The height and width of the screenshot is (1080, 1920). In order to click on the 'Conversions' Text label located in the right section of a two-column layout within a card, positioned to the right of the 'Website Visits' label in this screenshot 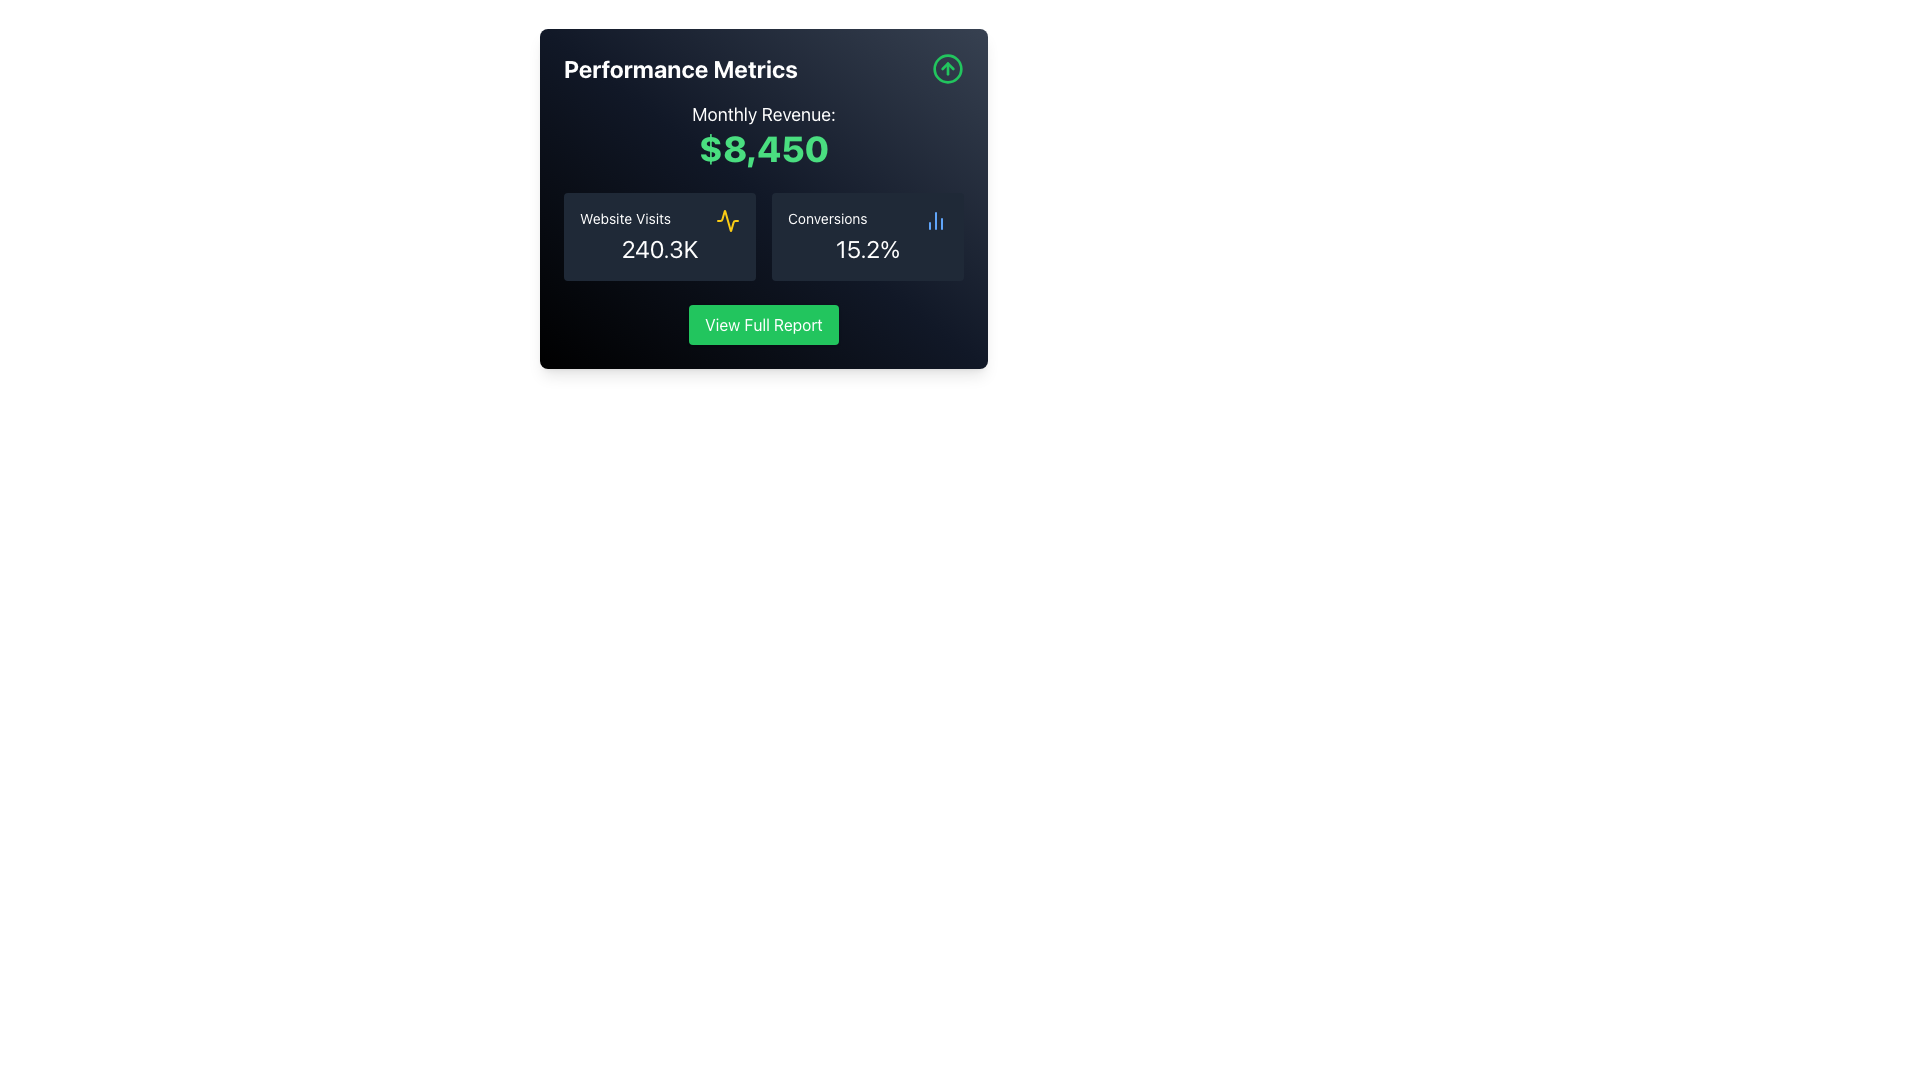, I will do `click(827, 220)`.